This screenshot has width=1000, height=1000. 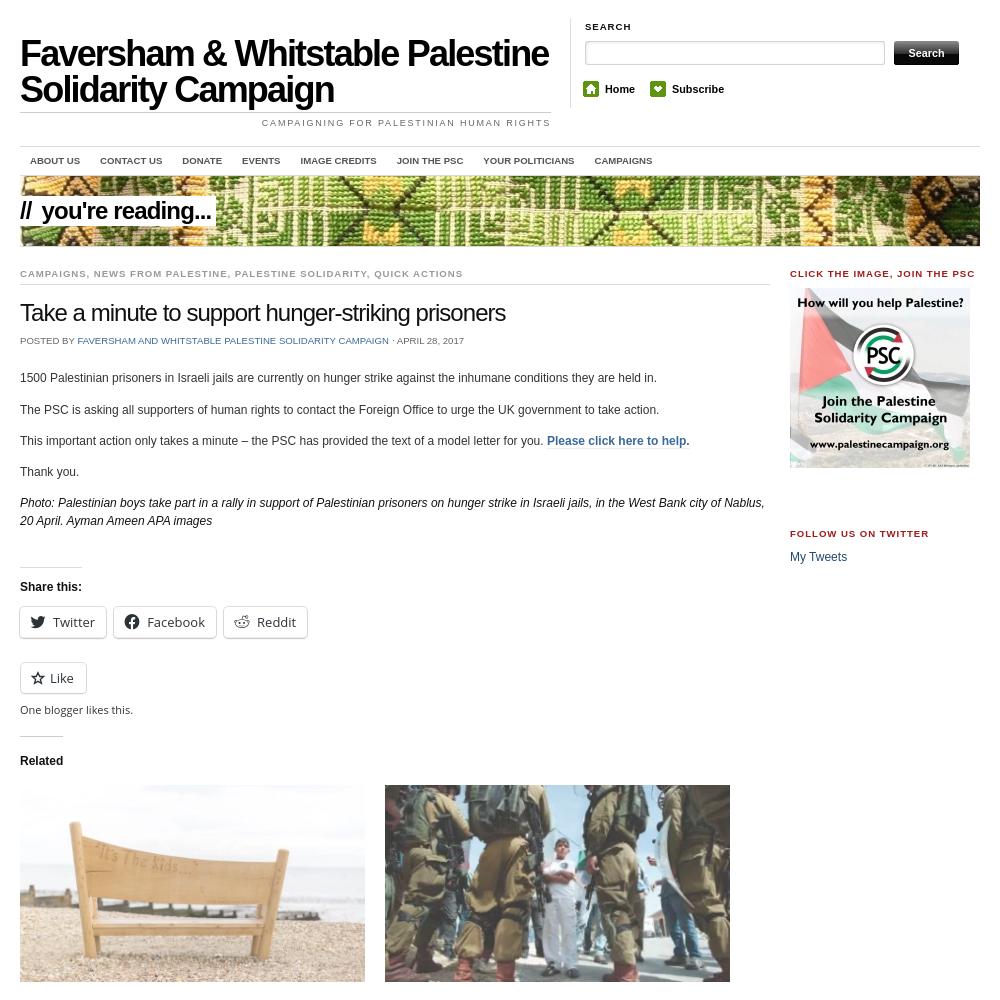 I want to click on 'Subscribe', so click(x=697, y=88).